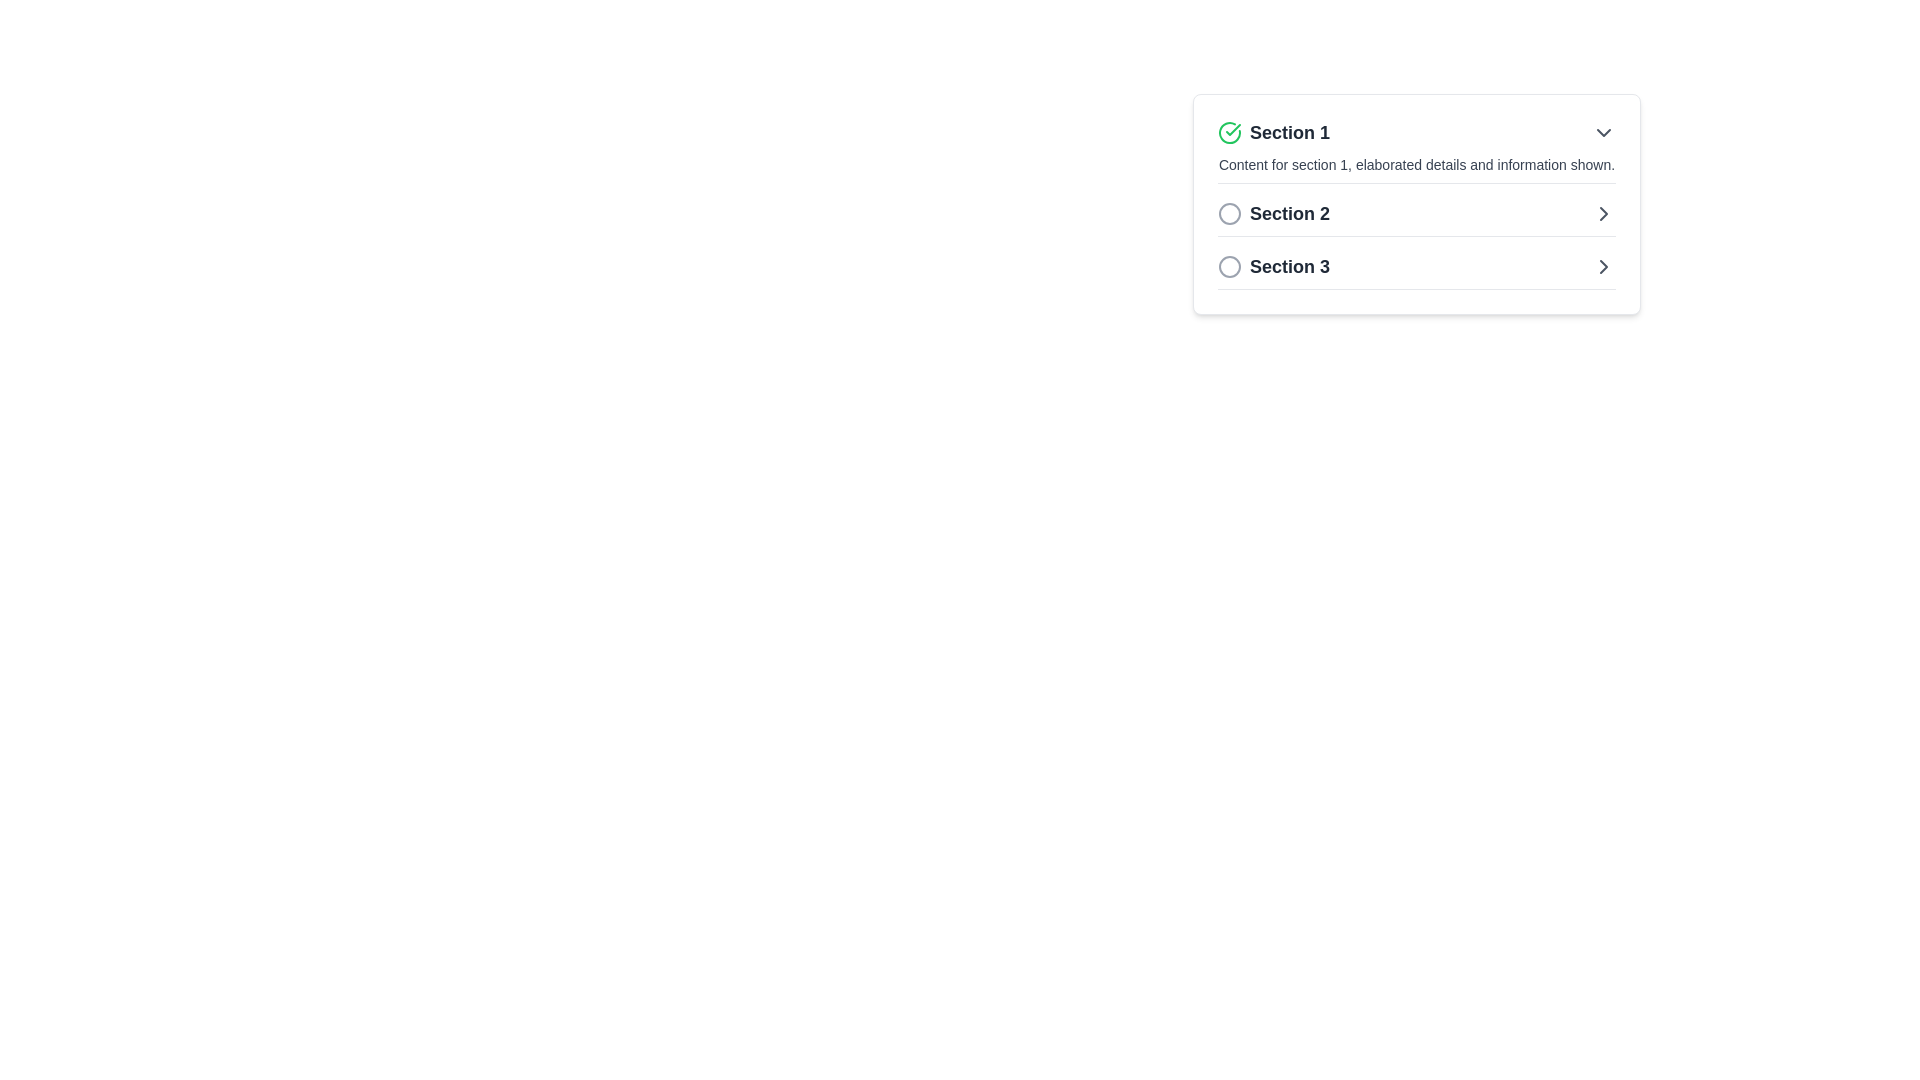 The width and height of the screenshot is (1920, 1080). I want to click on the interactive arrow icon located to the right of the 'Section 2' label, so click(1603, 265).